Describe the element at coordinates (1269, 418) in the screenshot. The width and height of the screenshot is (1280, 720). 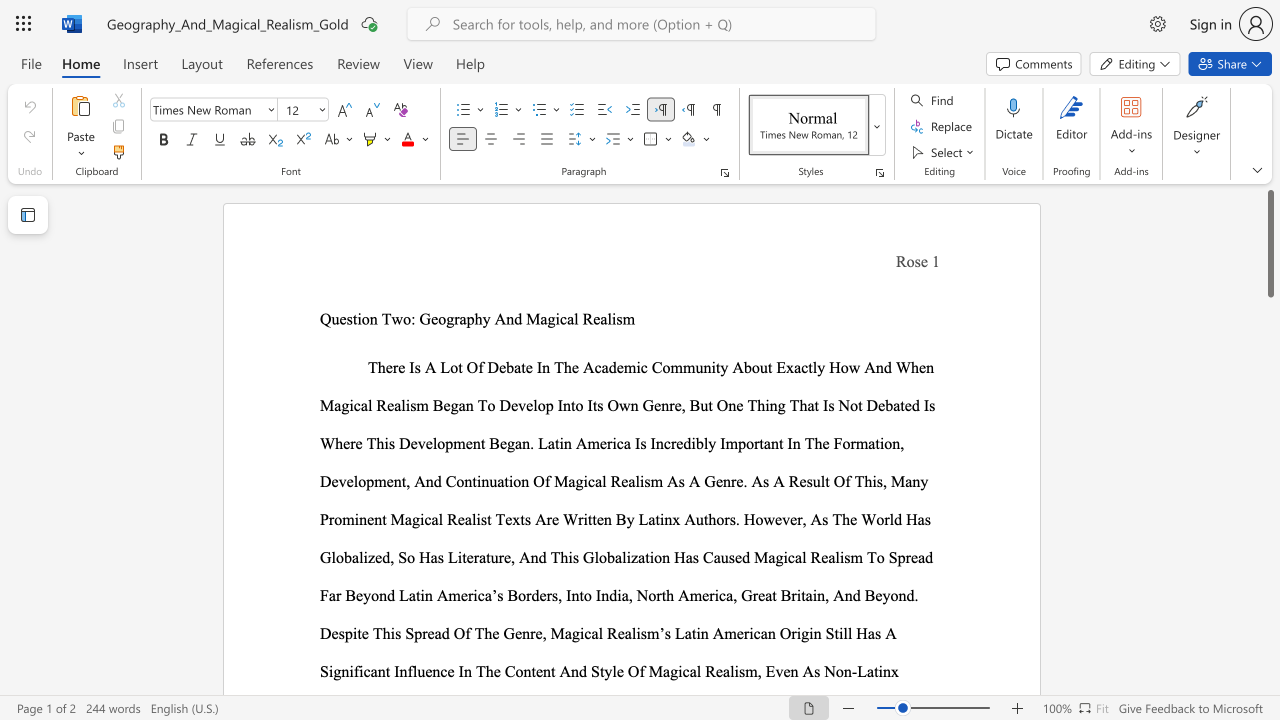
I see `the scrollbar to move the page downward` at that location.